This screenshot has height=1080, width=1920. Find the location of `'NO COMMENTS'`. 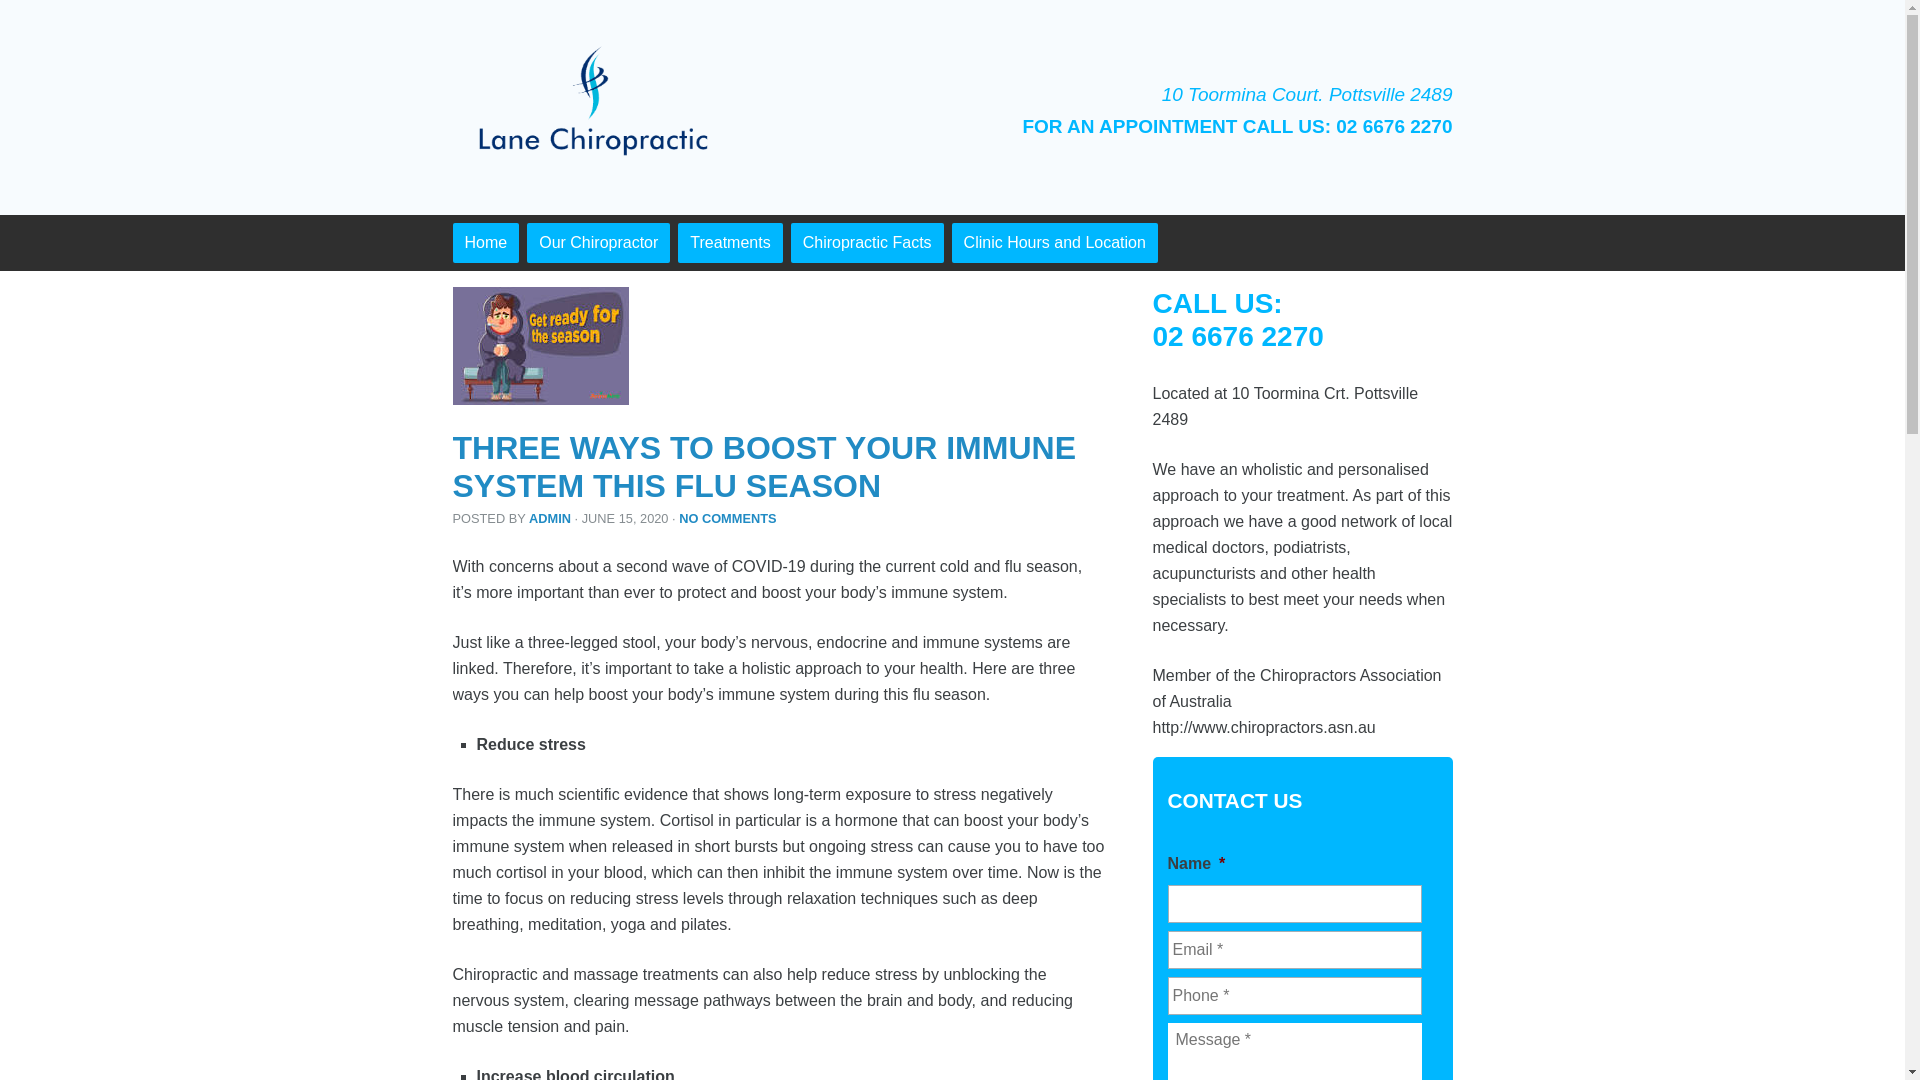

'NO COMMENTS' is located at coordinates (678, 517).